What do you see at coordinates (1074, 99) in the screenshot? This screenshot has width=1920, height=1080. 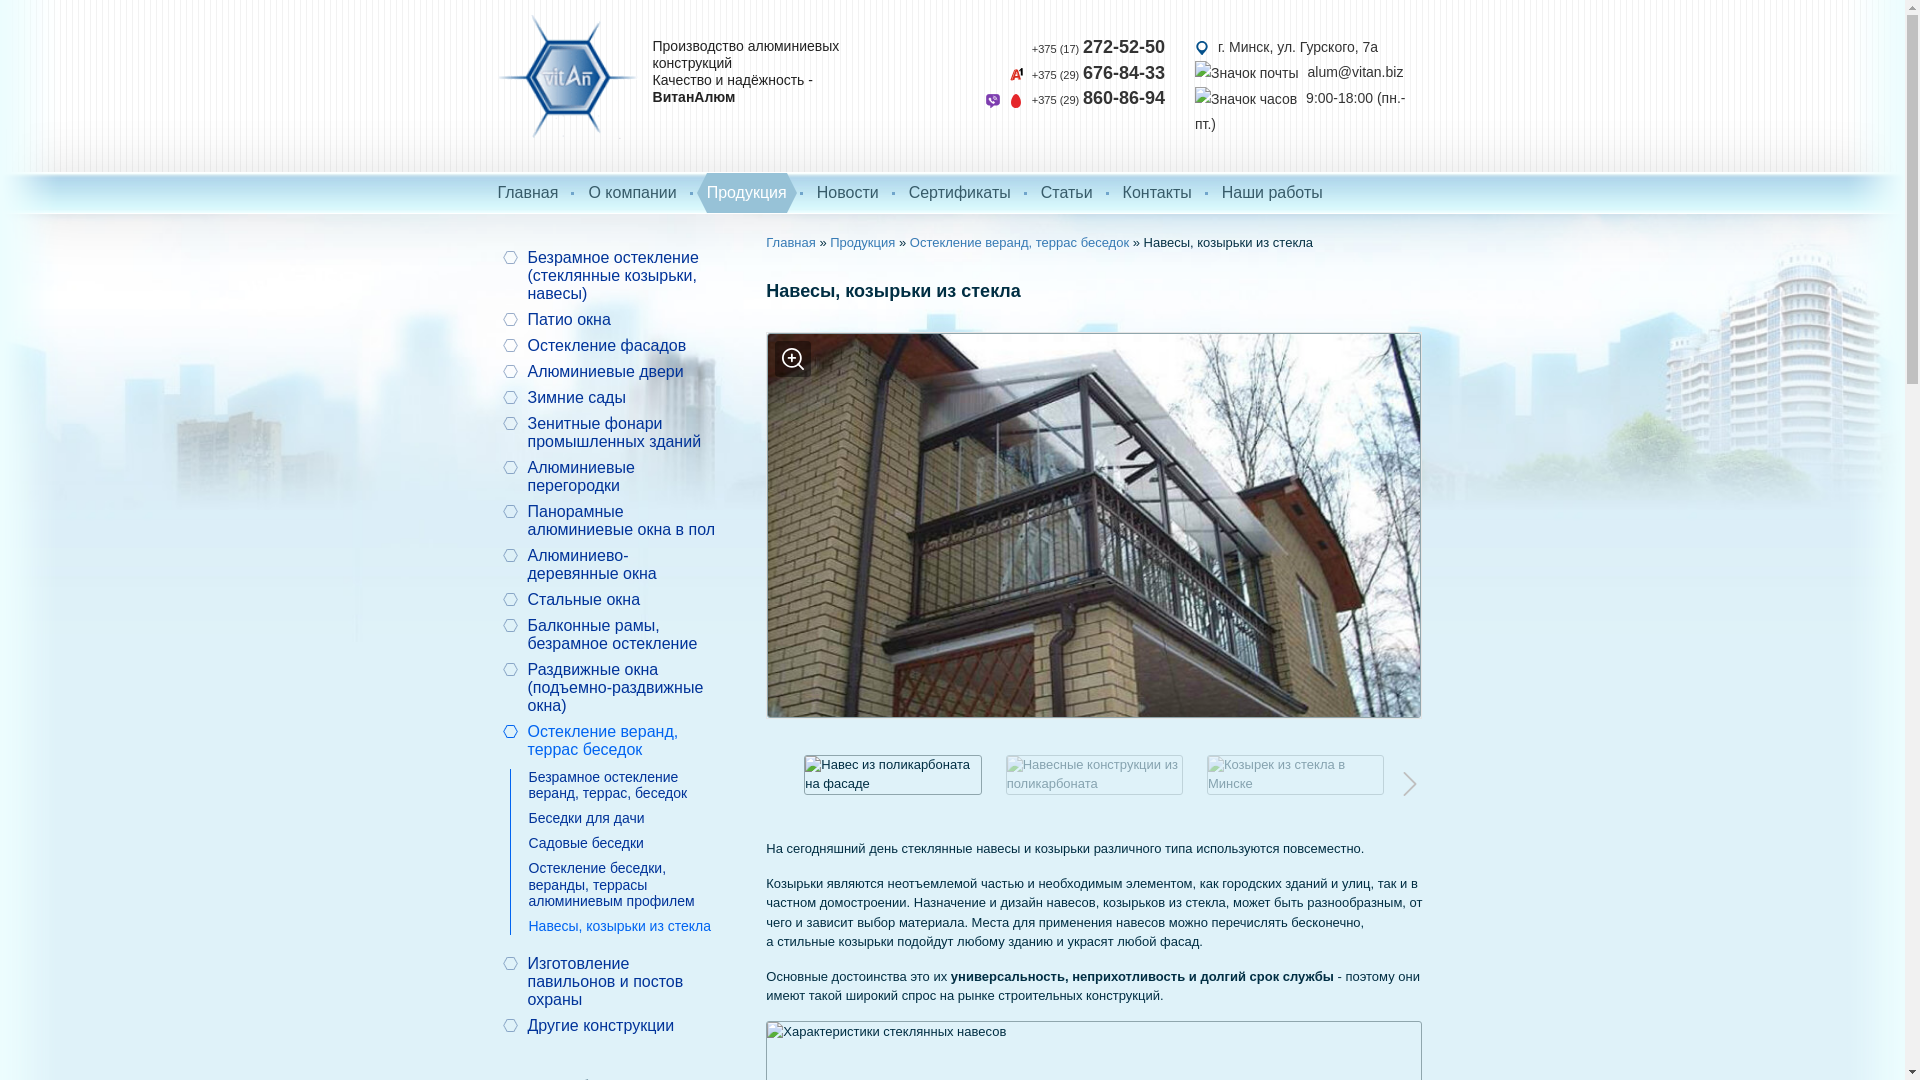 I see `'+375 (29) 860-86-94'` at bounding box center [1074, 99].